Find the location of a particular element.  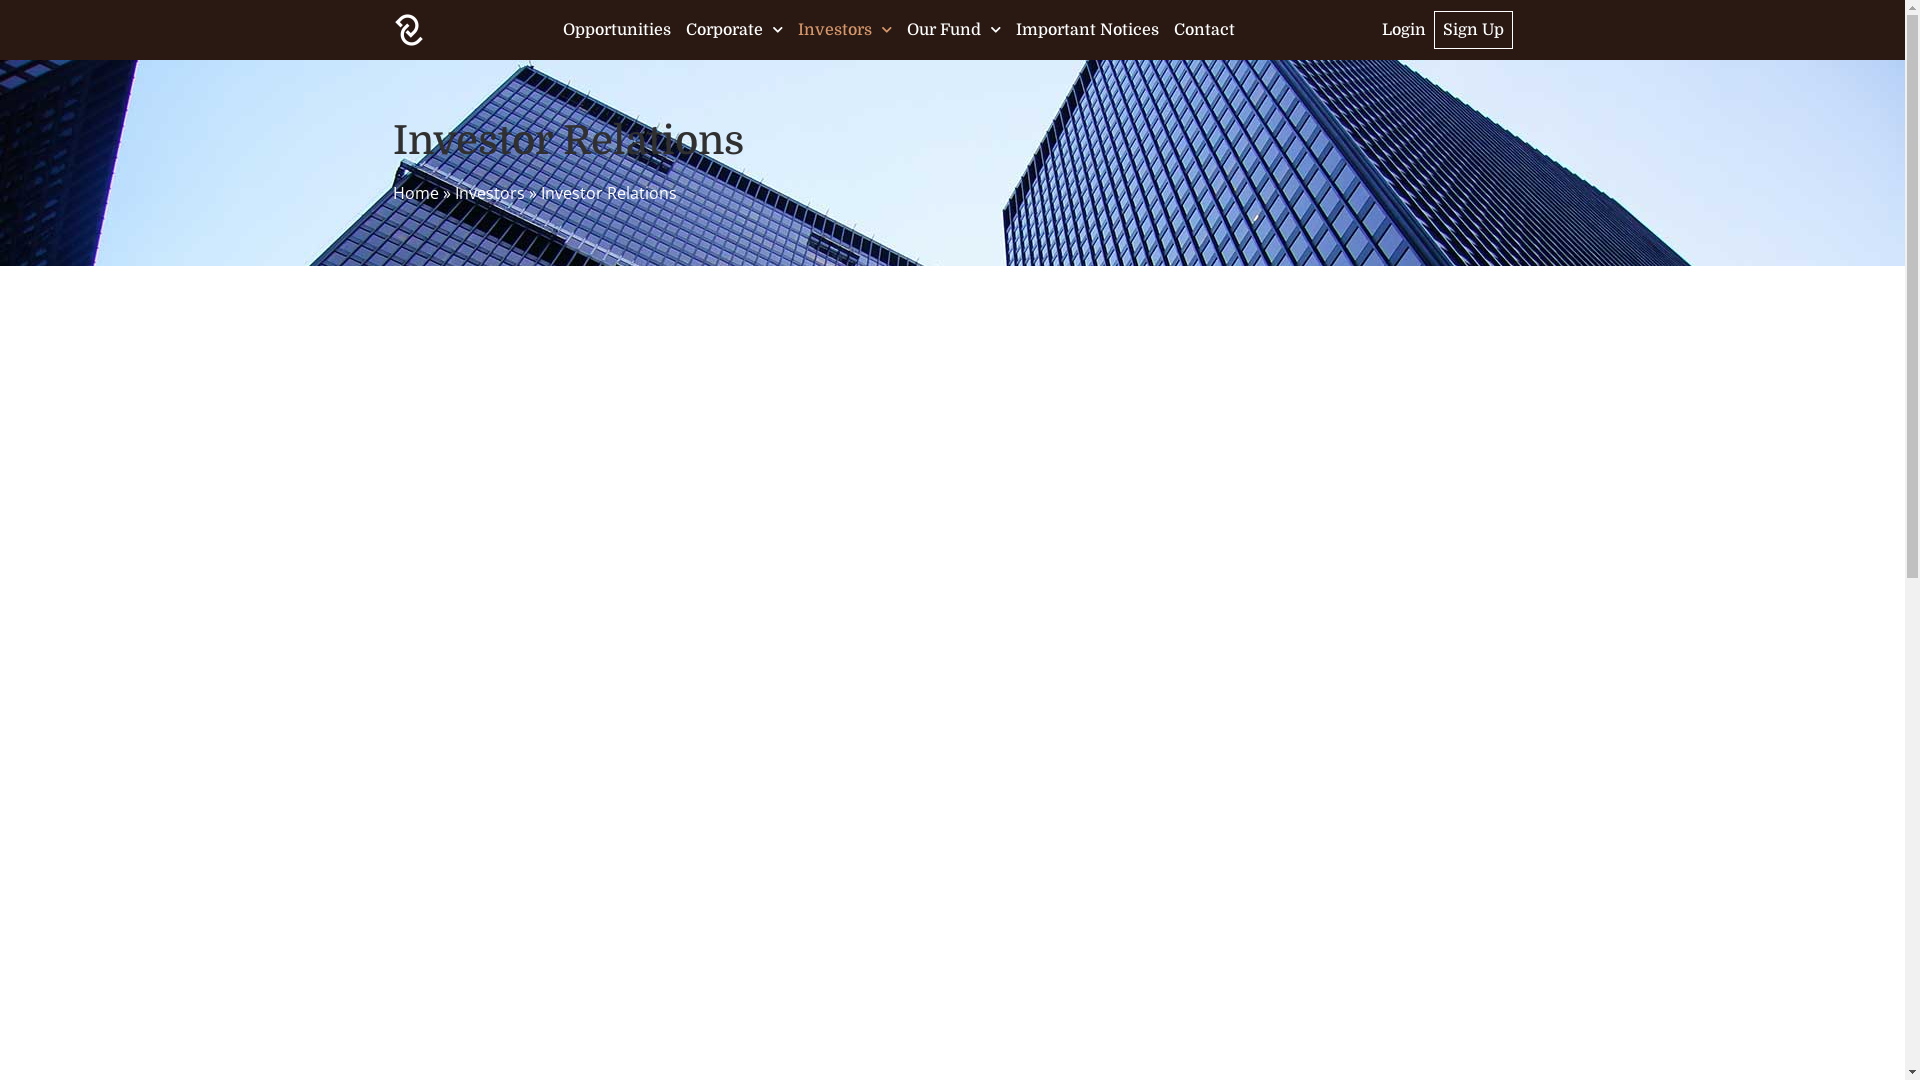

'Investors' is located at coordinates (489, 192).